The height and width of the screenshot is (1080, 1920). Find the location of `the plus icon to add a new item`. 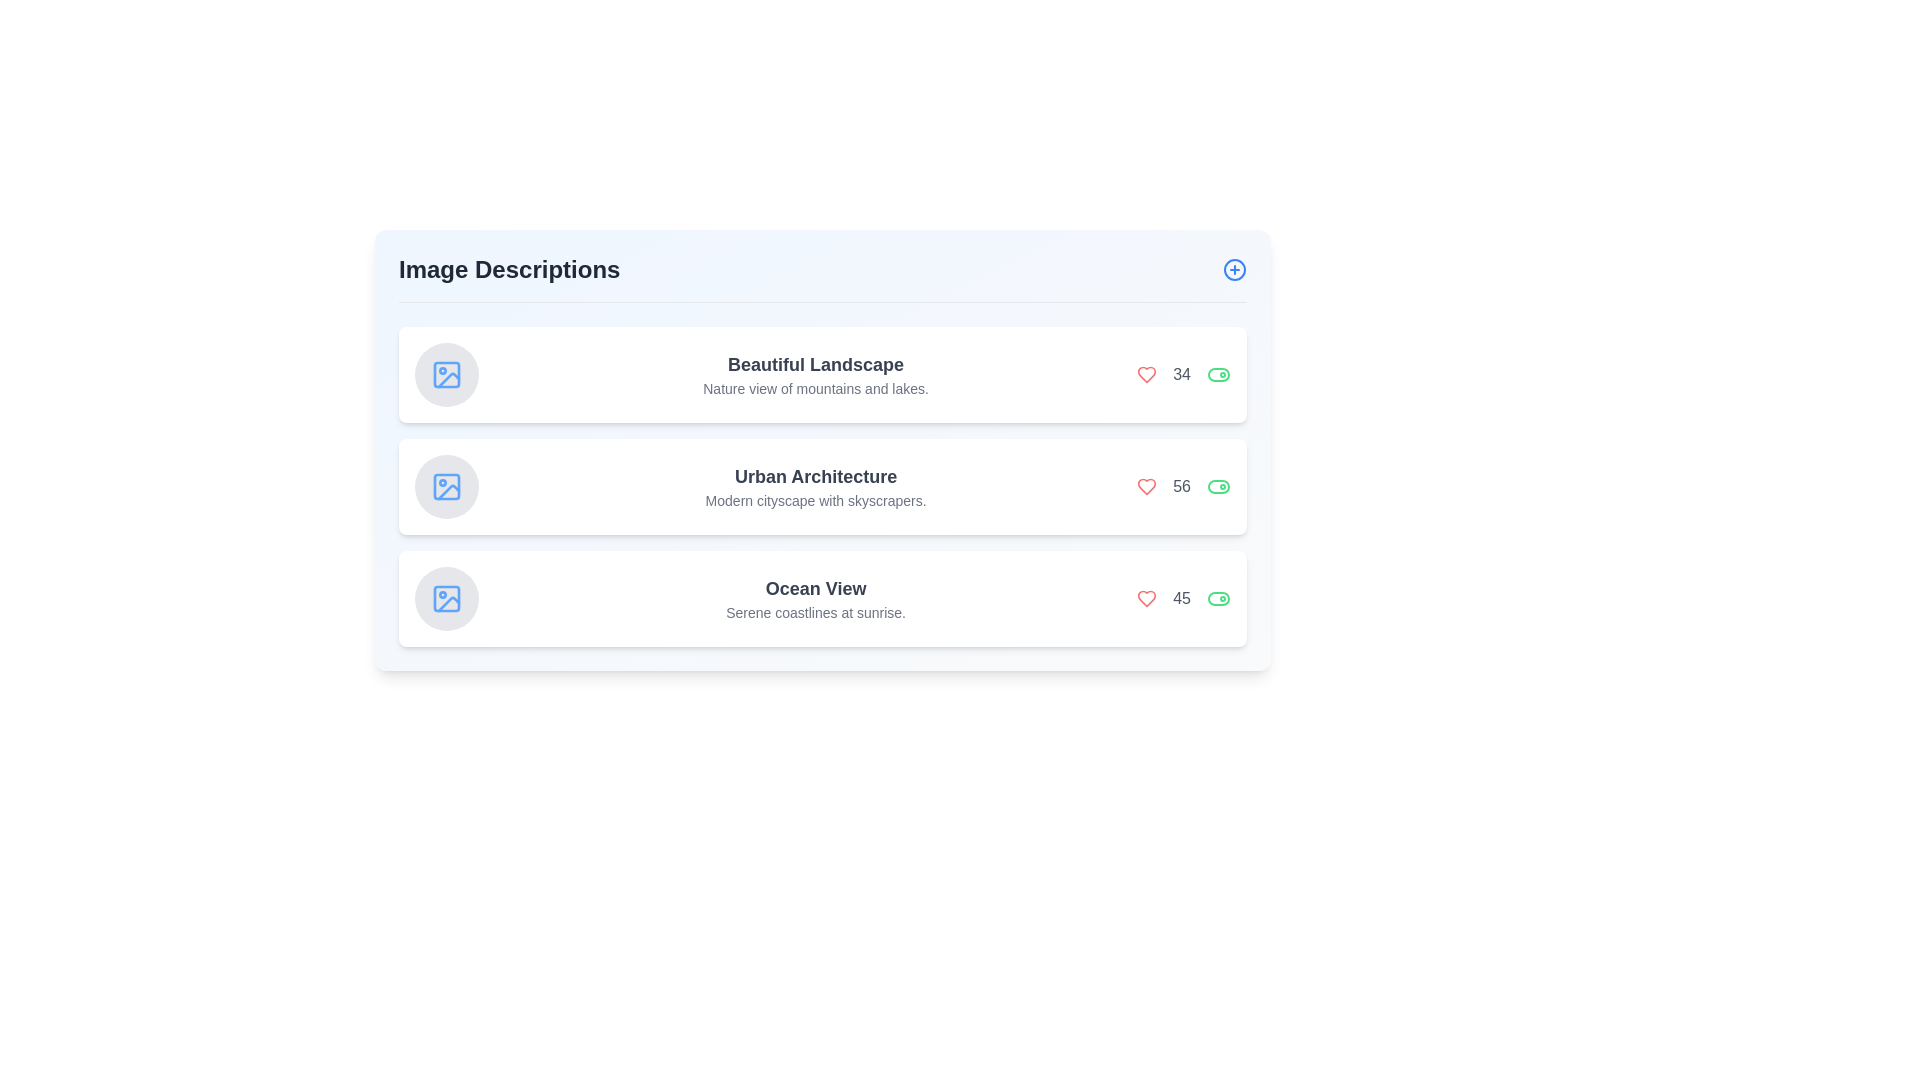

the plus icon to add a new item is located at coordinates (1233, 270).